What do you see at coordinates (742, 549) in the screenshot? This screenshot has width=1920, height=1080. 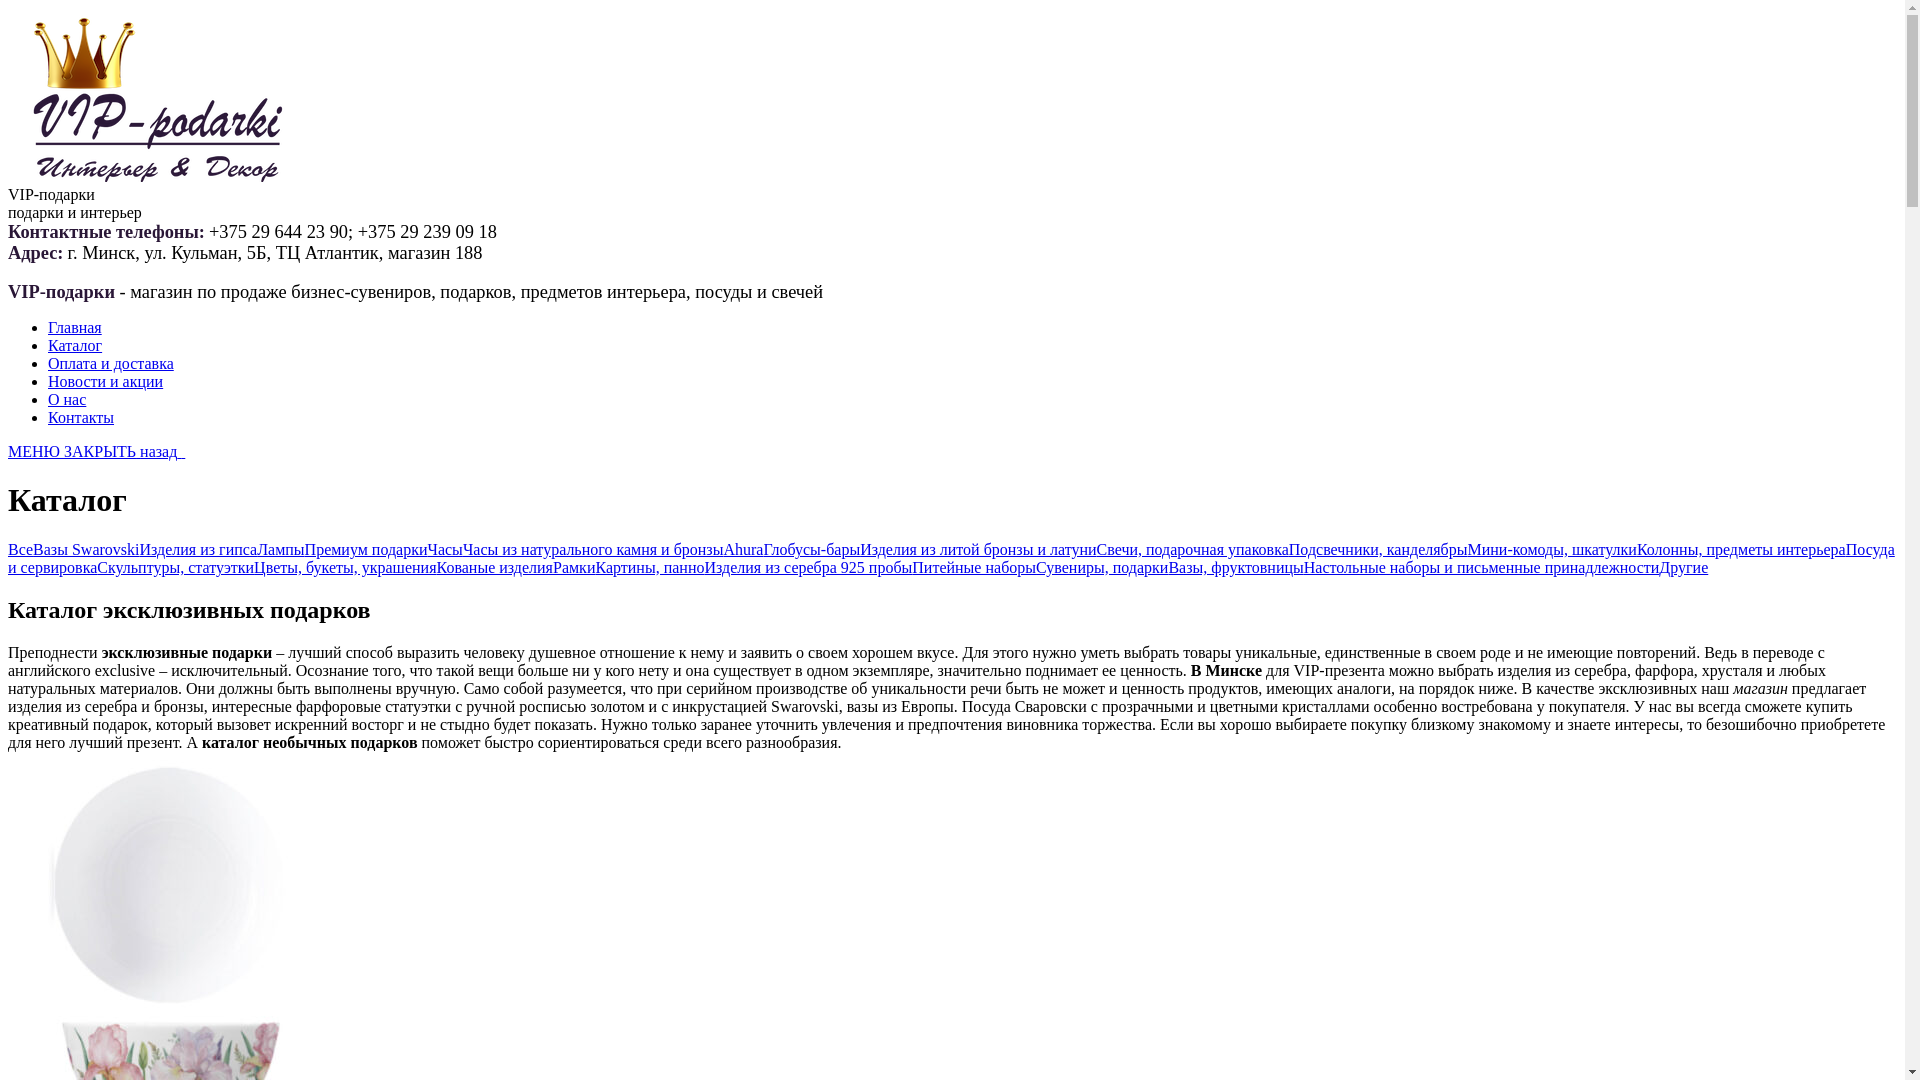 I see `'Ahura'` at bounding box center [742, 549].